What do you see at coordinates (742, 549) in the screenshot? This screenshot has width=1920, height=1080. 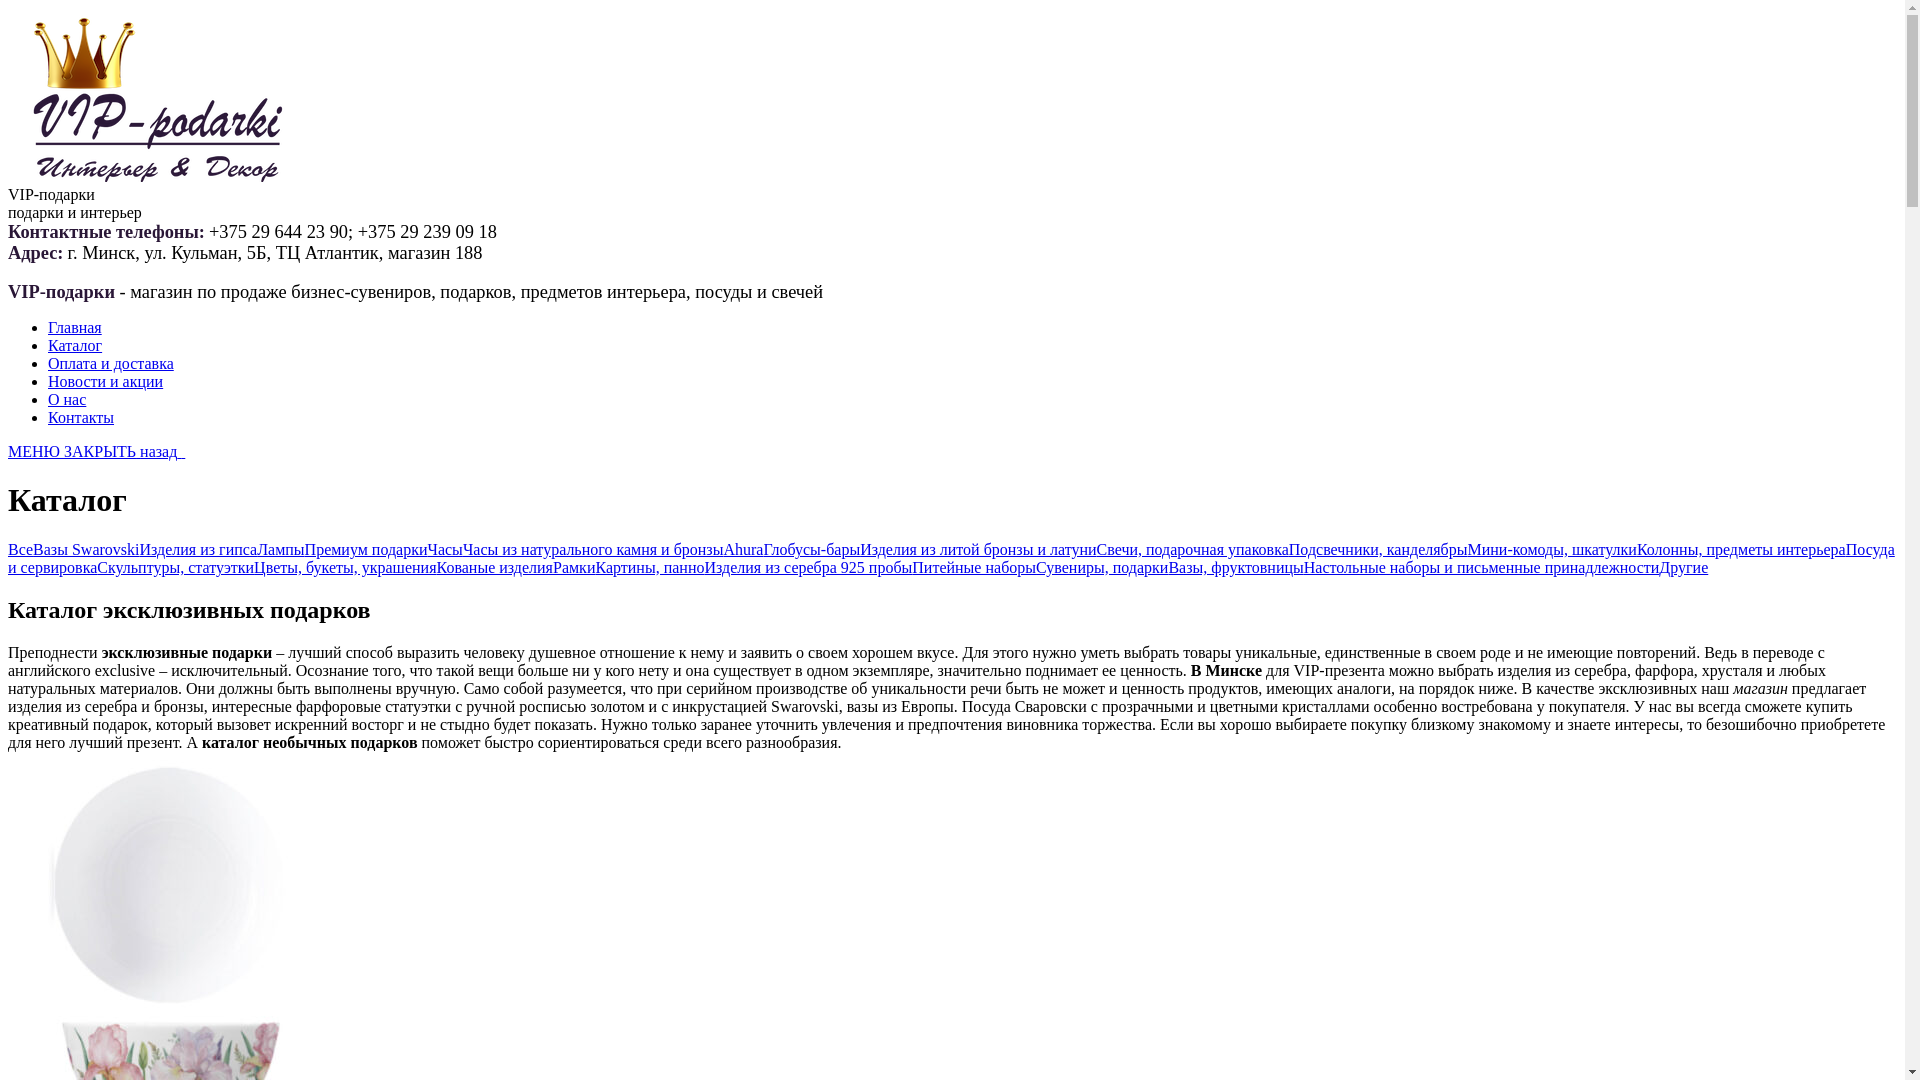 I see `'Ahura'` at bounding box center [742, 549].